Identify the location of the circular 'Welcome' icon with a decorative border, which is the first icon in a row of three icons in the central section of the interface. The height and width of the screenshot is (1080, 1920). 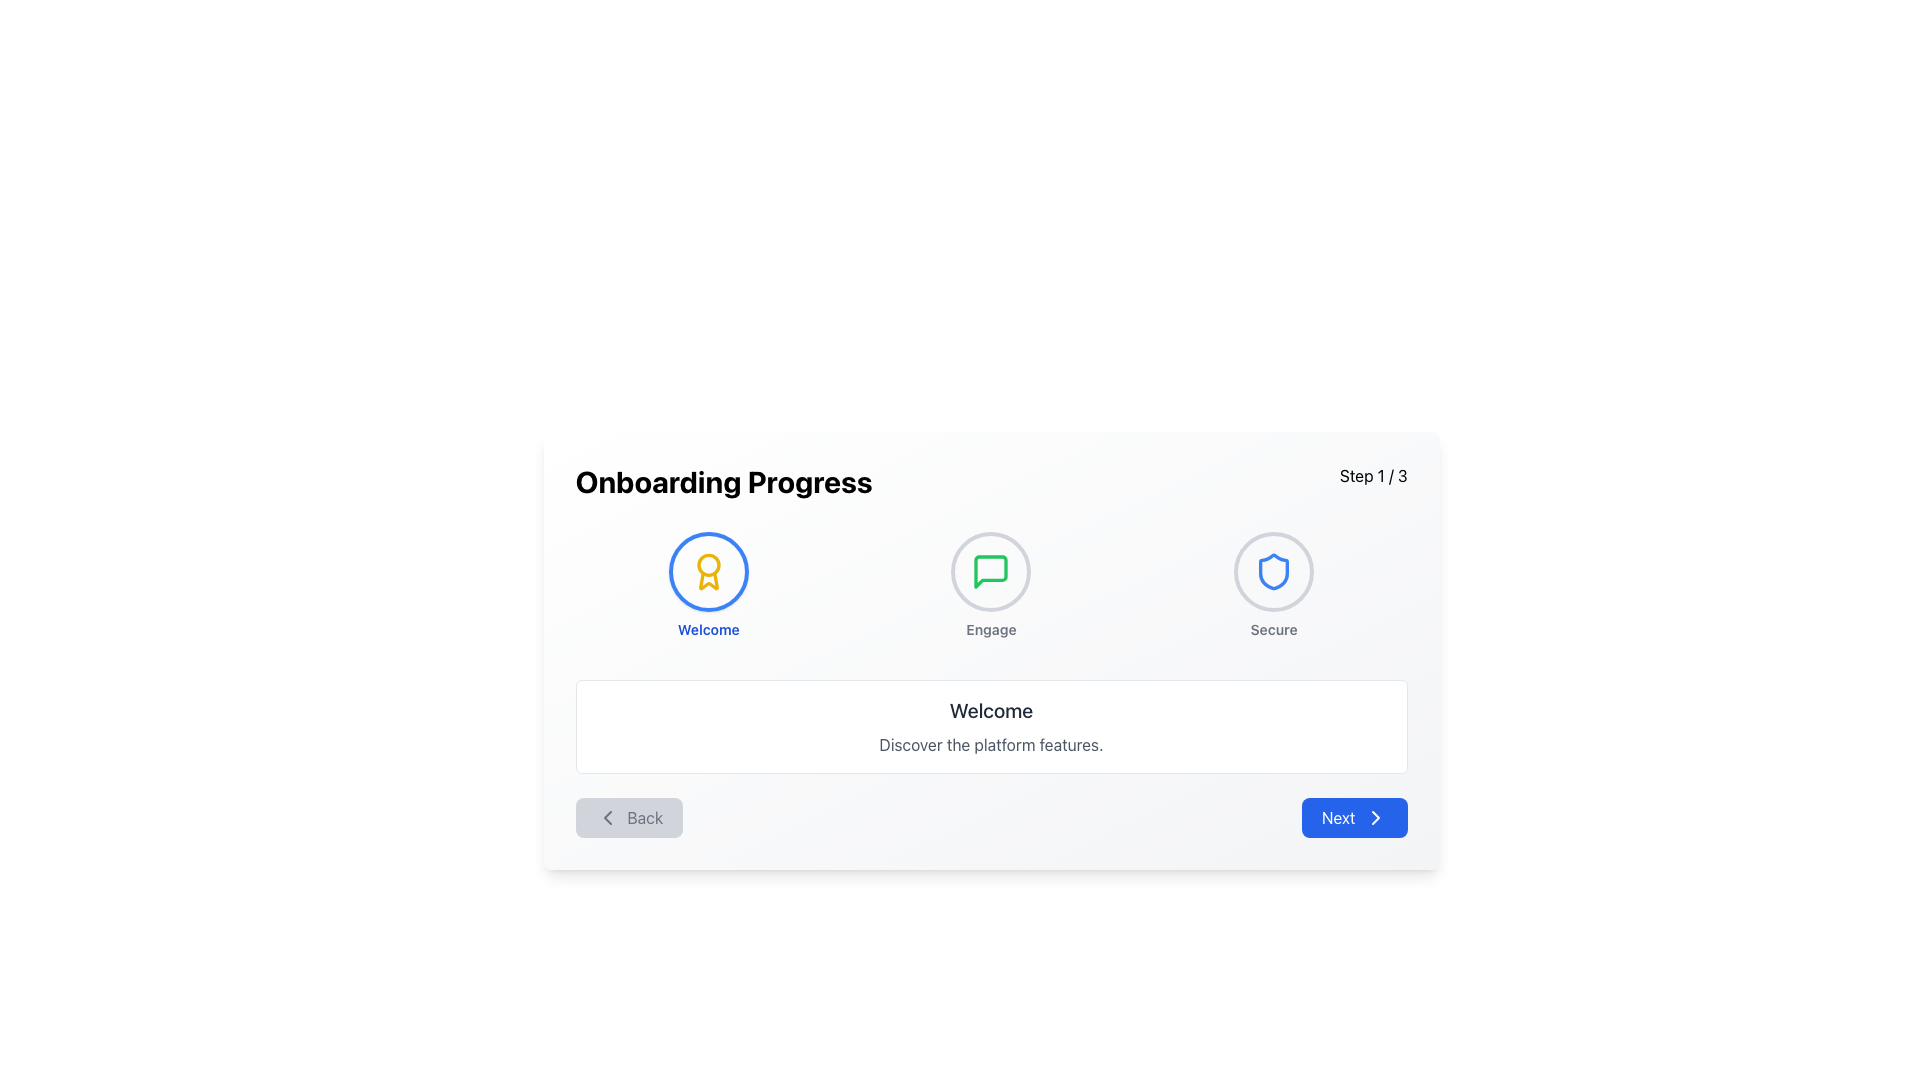
(708, 571).